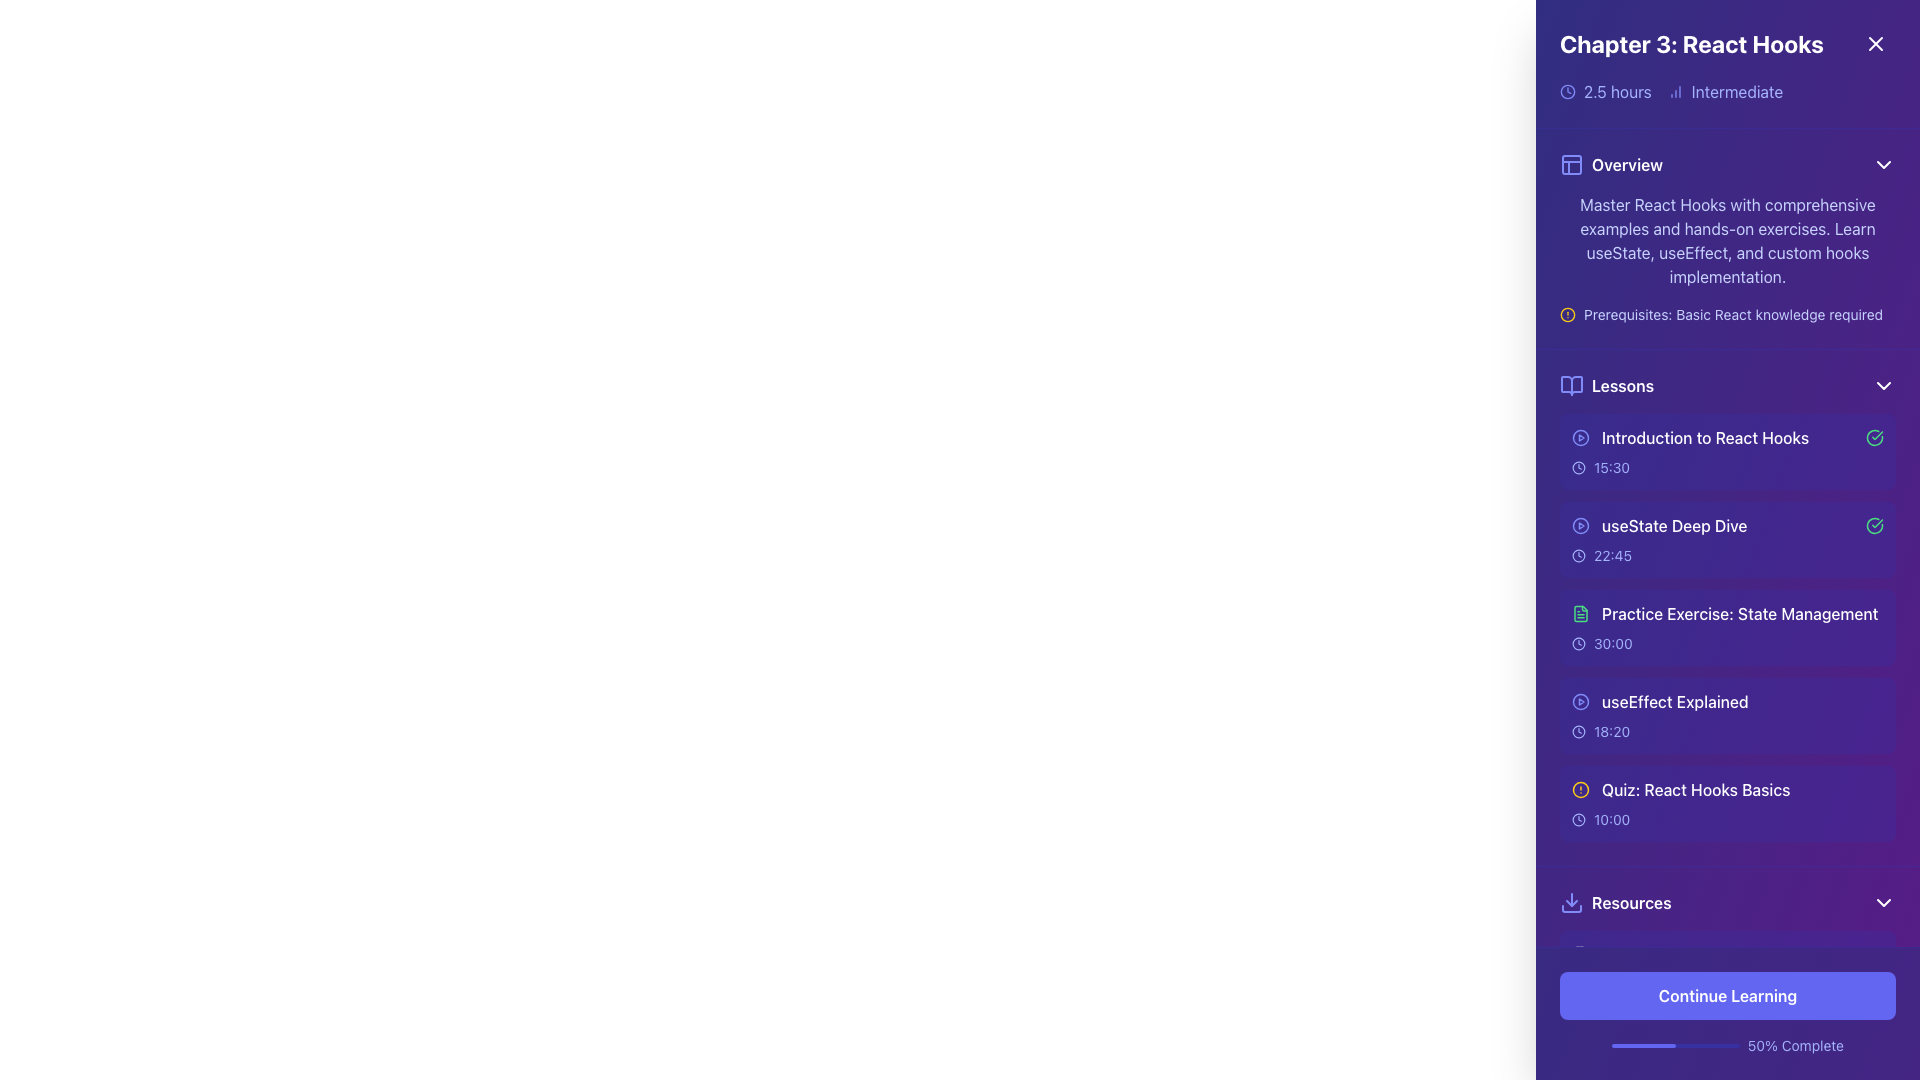 The height and width of the screenshot is (1080, 1920). I want to click on the 'Lessons' text label located in the navigation panel on the right side of the interface, so click(1623, 385).